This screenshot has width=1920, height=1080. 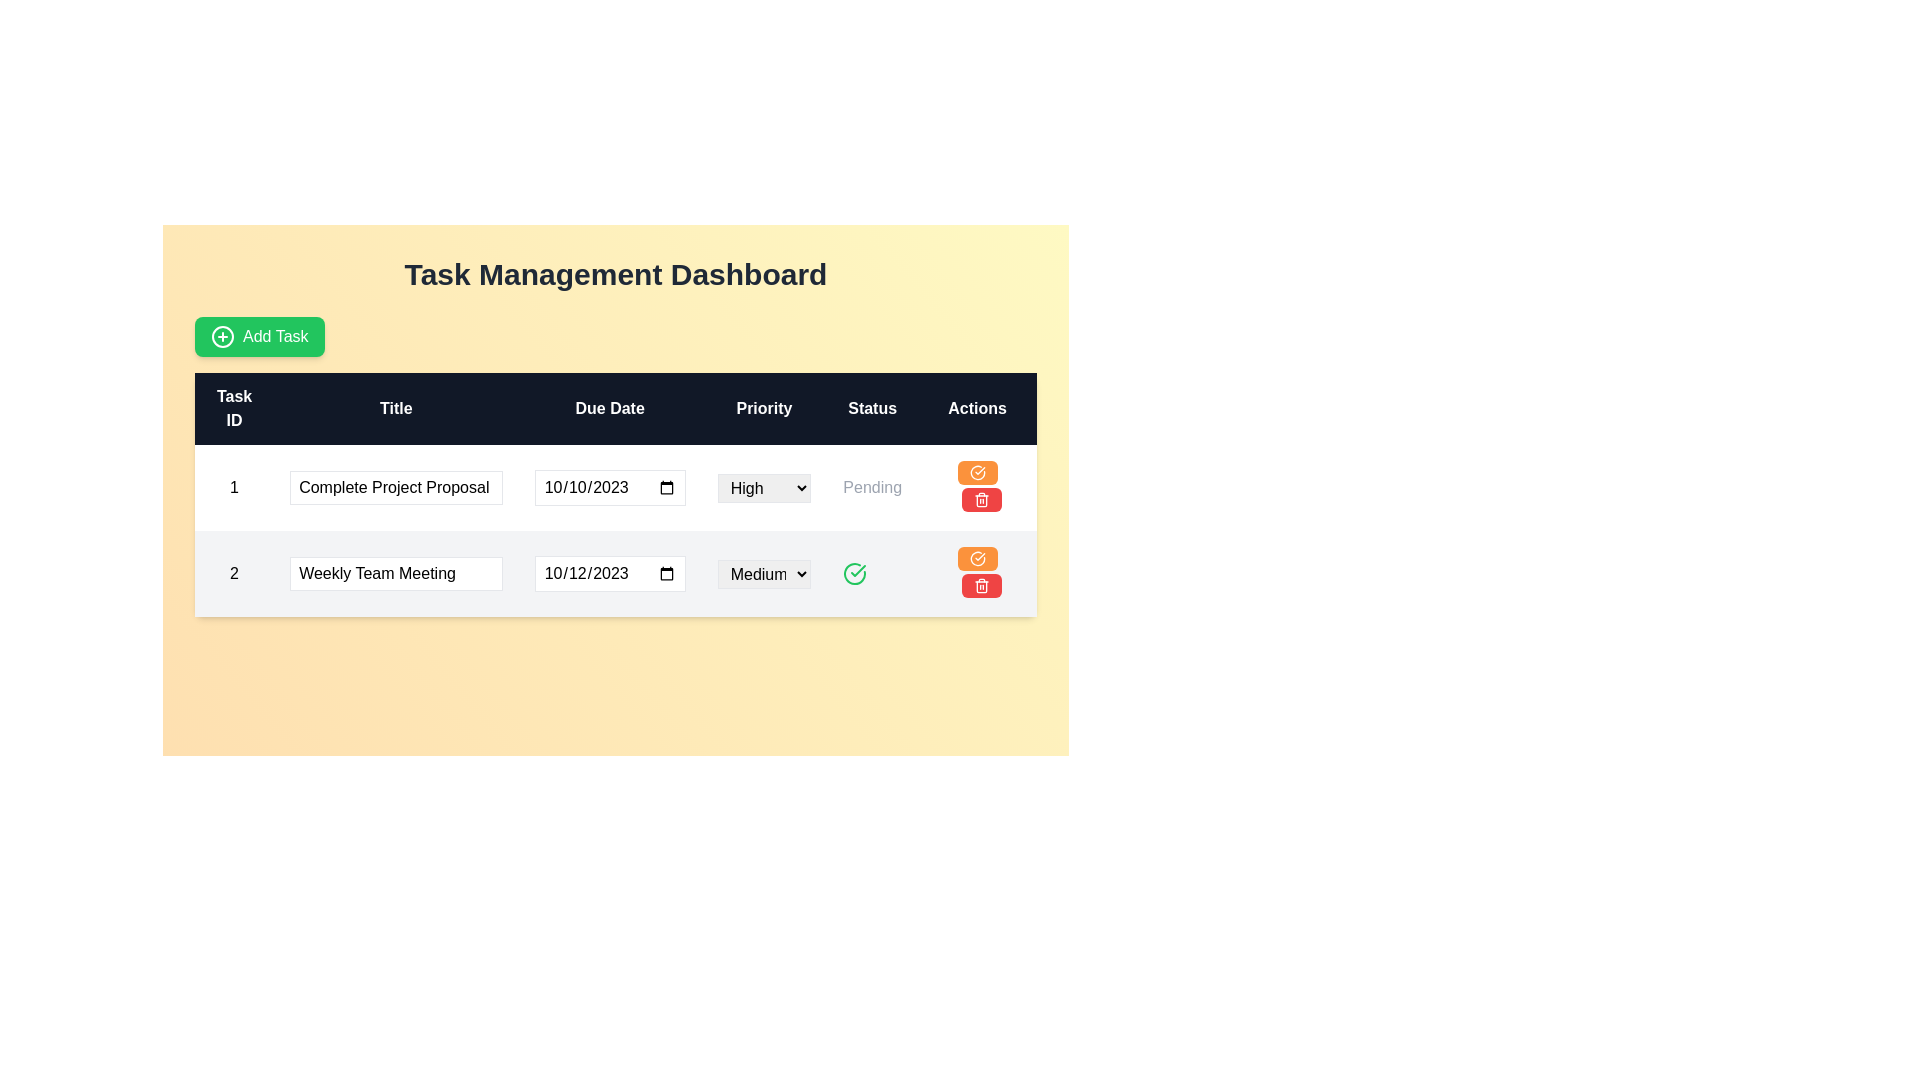 What do you see at coordinates (763, 574) in the screenshot?
I see `the dropdown menu in the 'Priority' column of the second row in the task table, which displays 'Medium' and has a downward arrow icon` at bounding box center [763, 574].